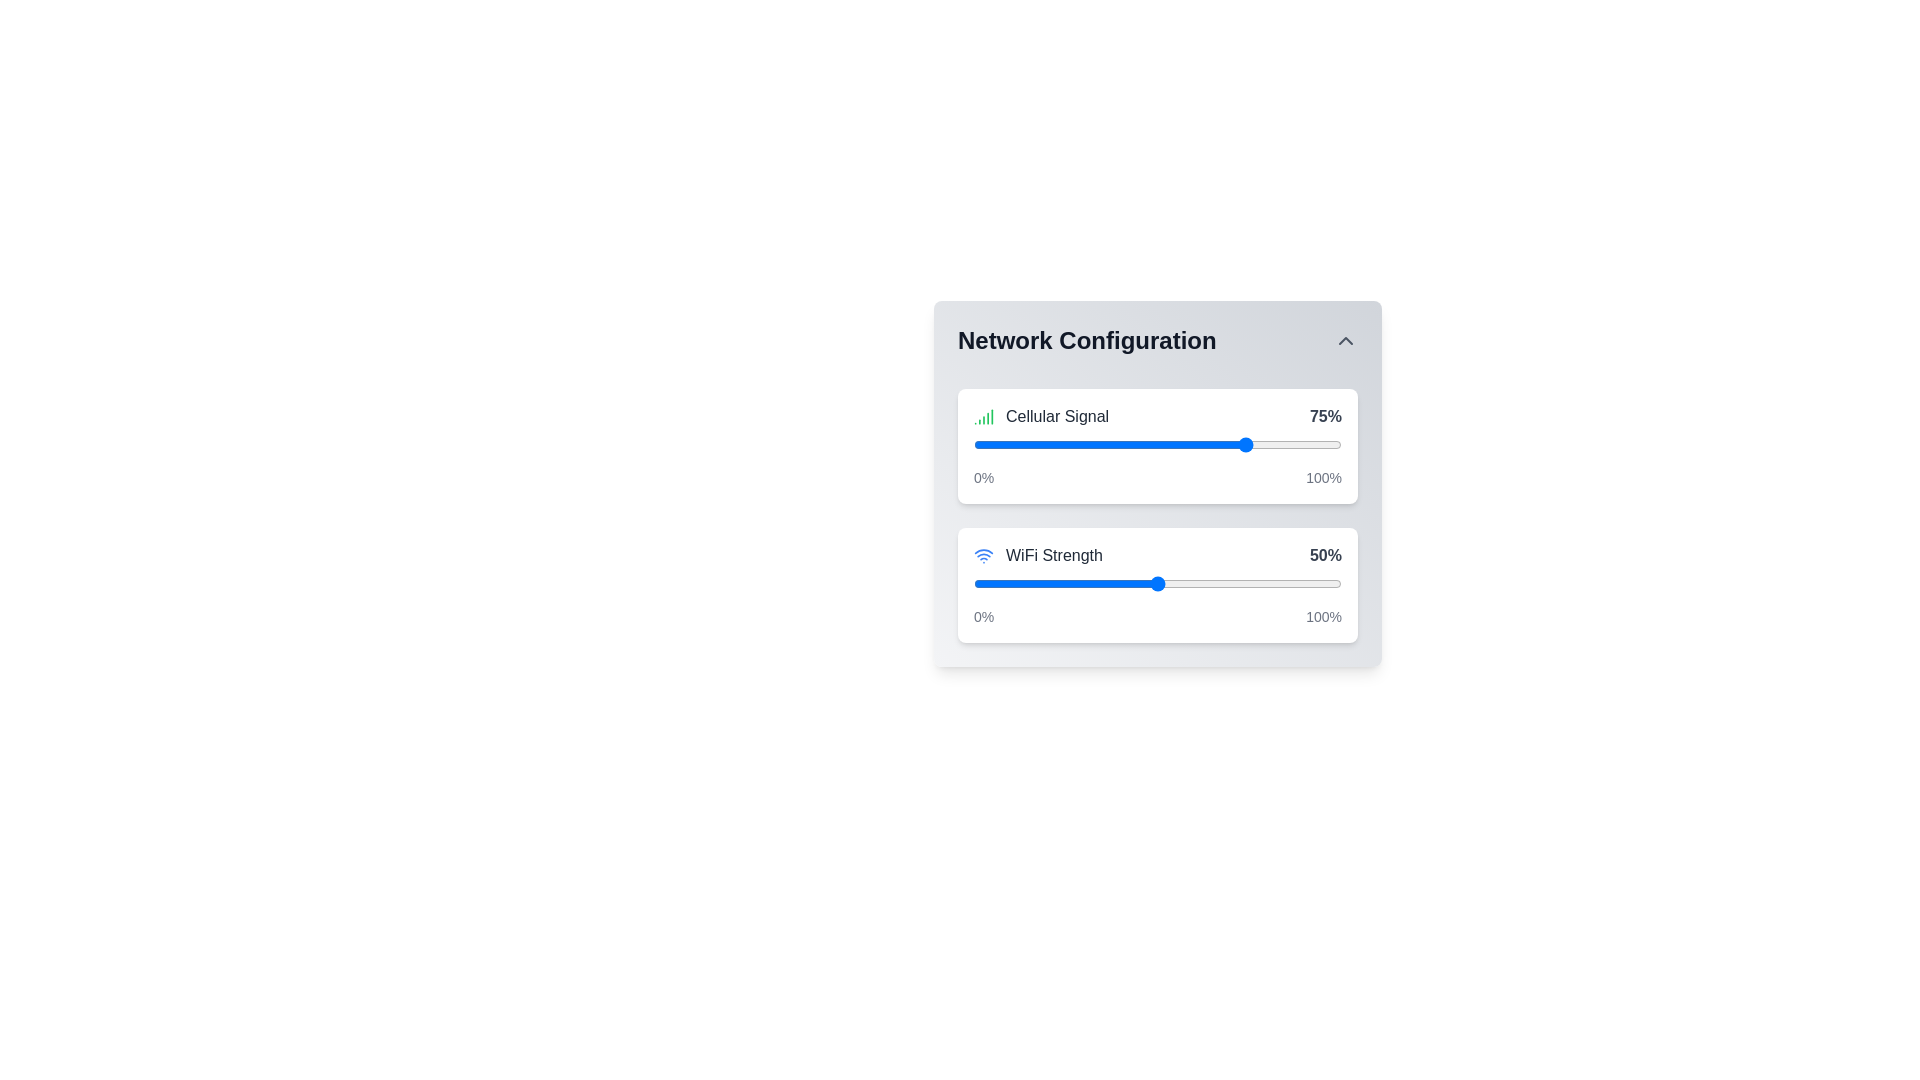  I want to click on the WiFi strength, so click(1112, 583).